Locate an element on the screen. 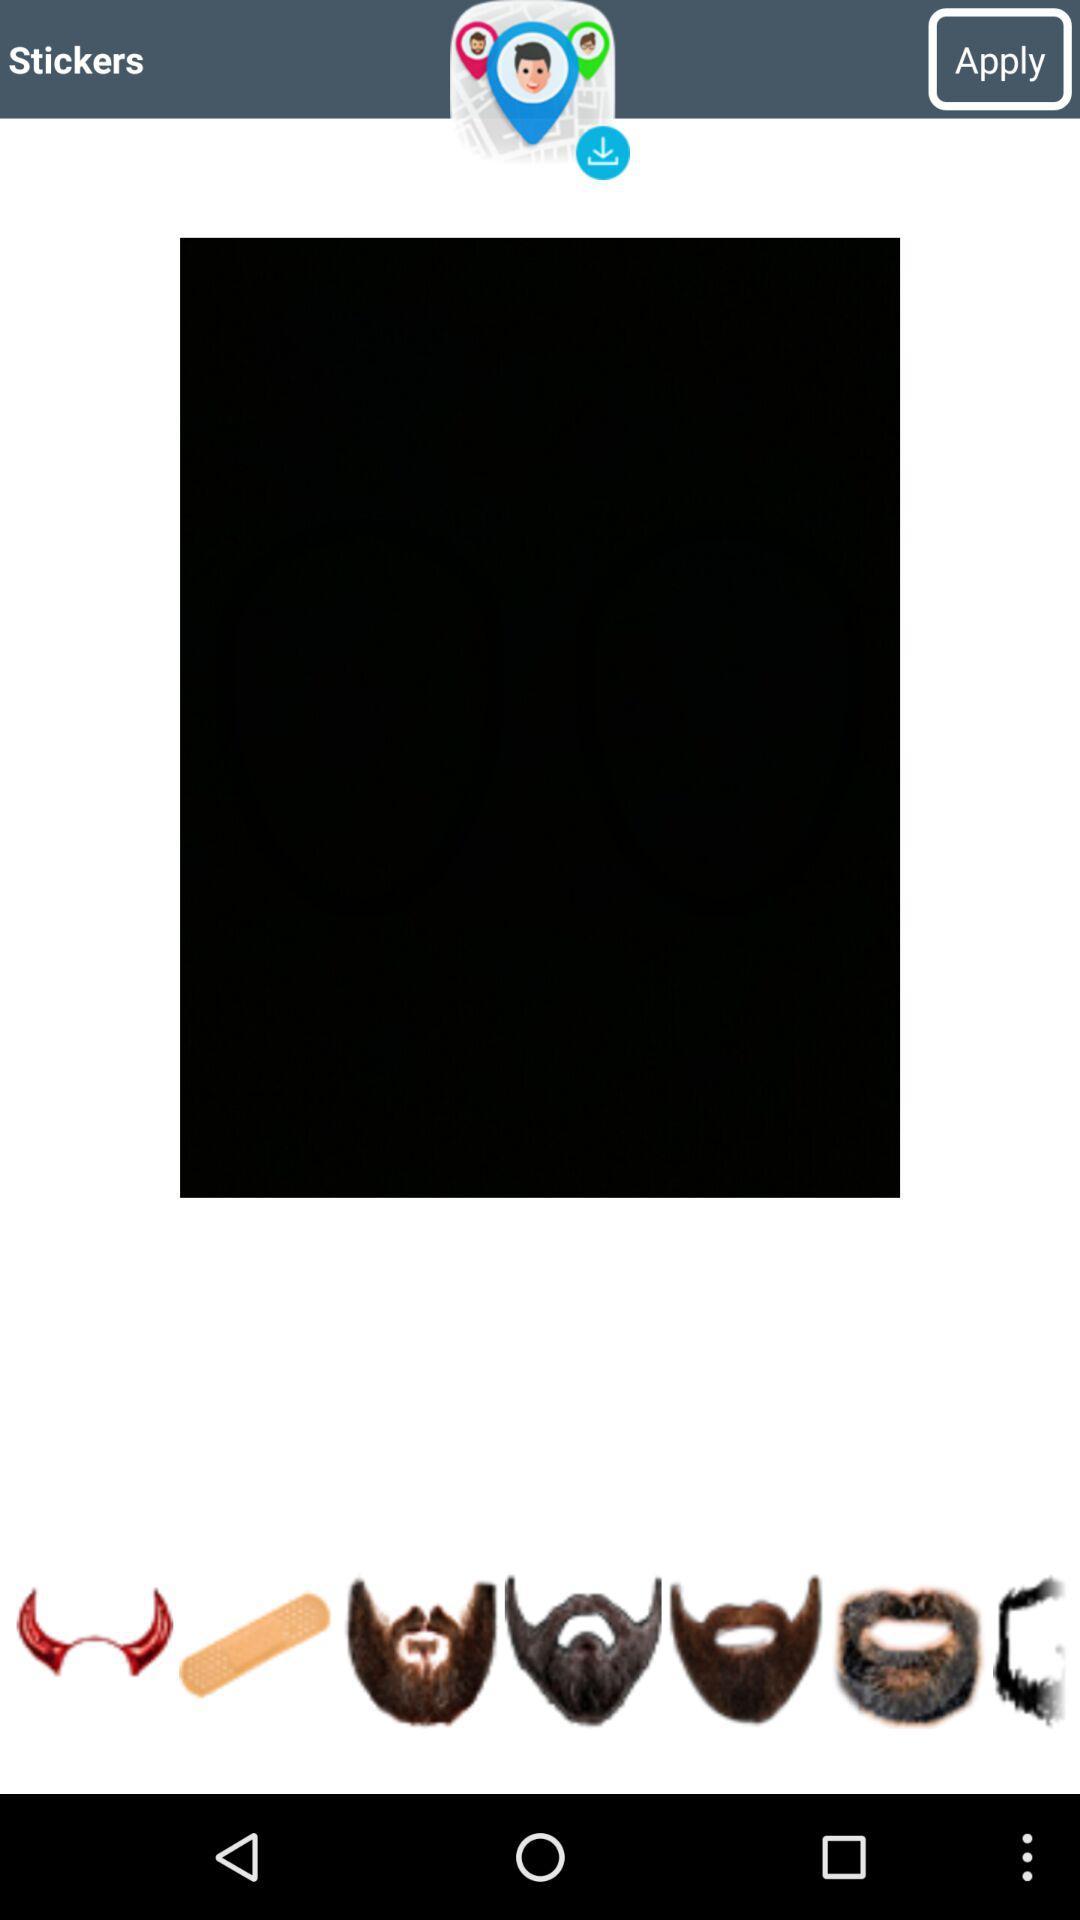 The width and height of the screenshot is (1080, 1920). the location icon is located at coordinates (540, 95).